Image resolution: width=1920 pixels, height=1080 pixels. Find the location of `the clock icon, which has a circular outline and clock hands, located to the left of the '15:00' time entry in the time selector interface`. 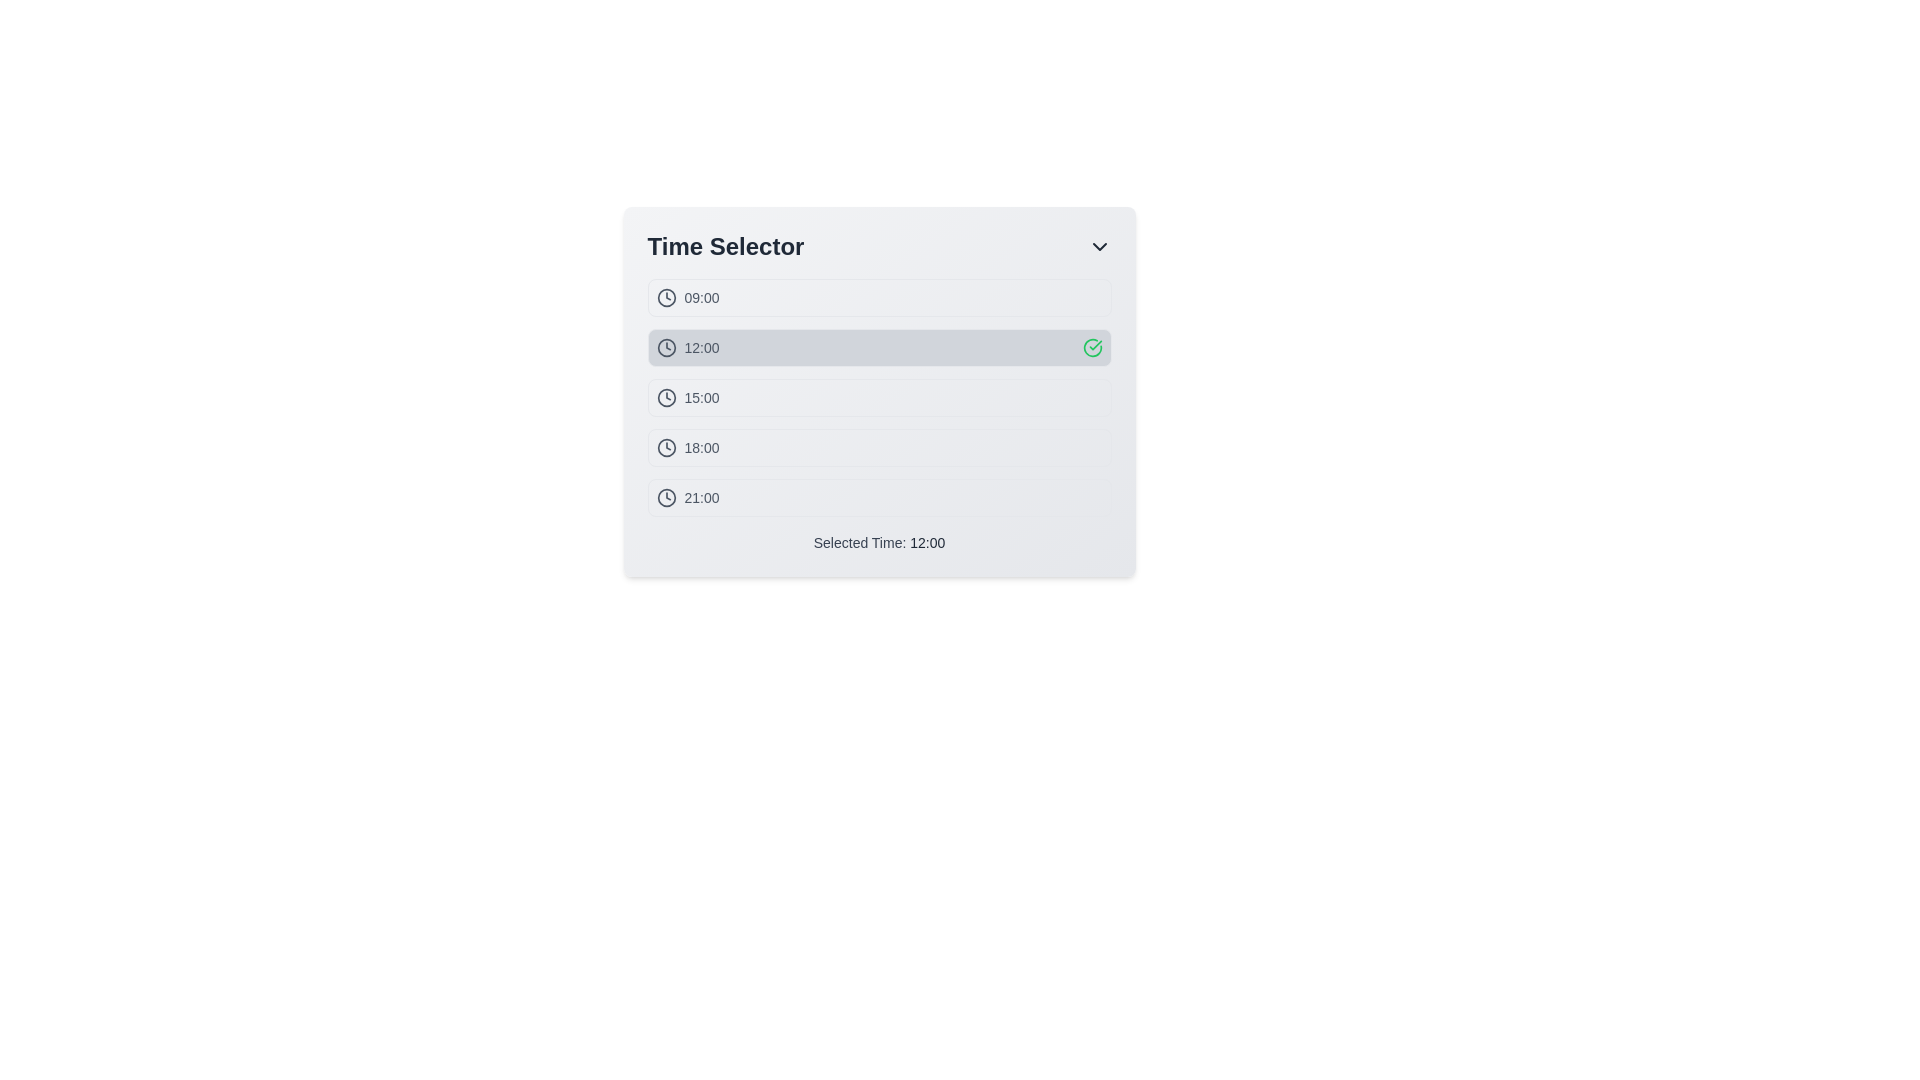

the clock icon, which has a circular outline and clock hands, located to the left of the '15:00' time entry in the time selector interface is located at coordinates (666, 397).